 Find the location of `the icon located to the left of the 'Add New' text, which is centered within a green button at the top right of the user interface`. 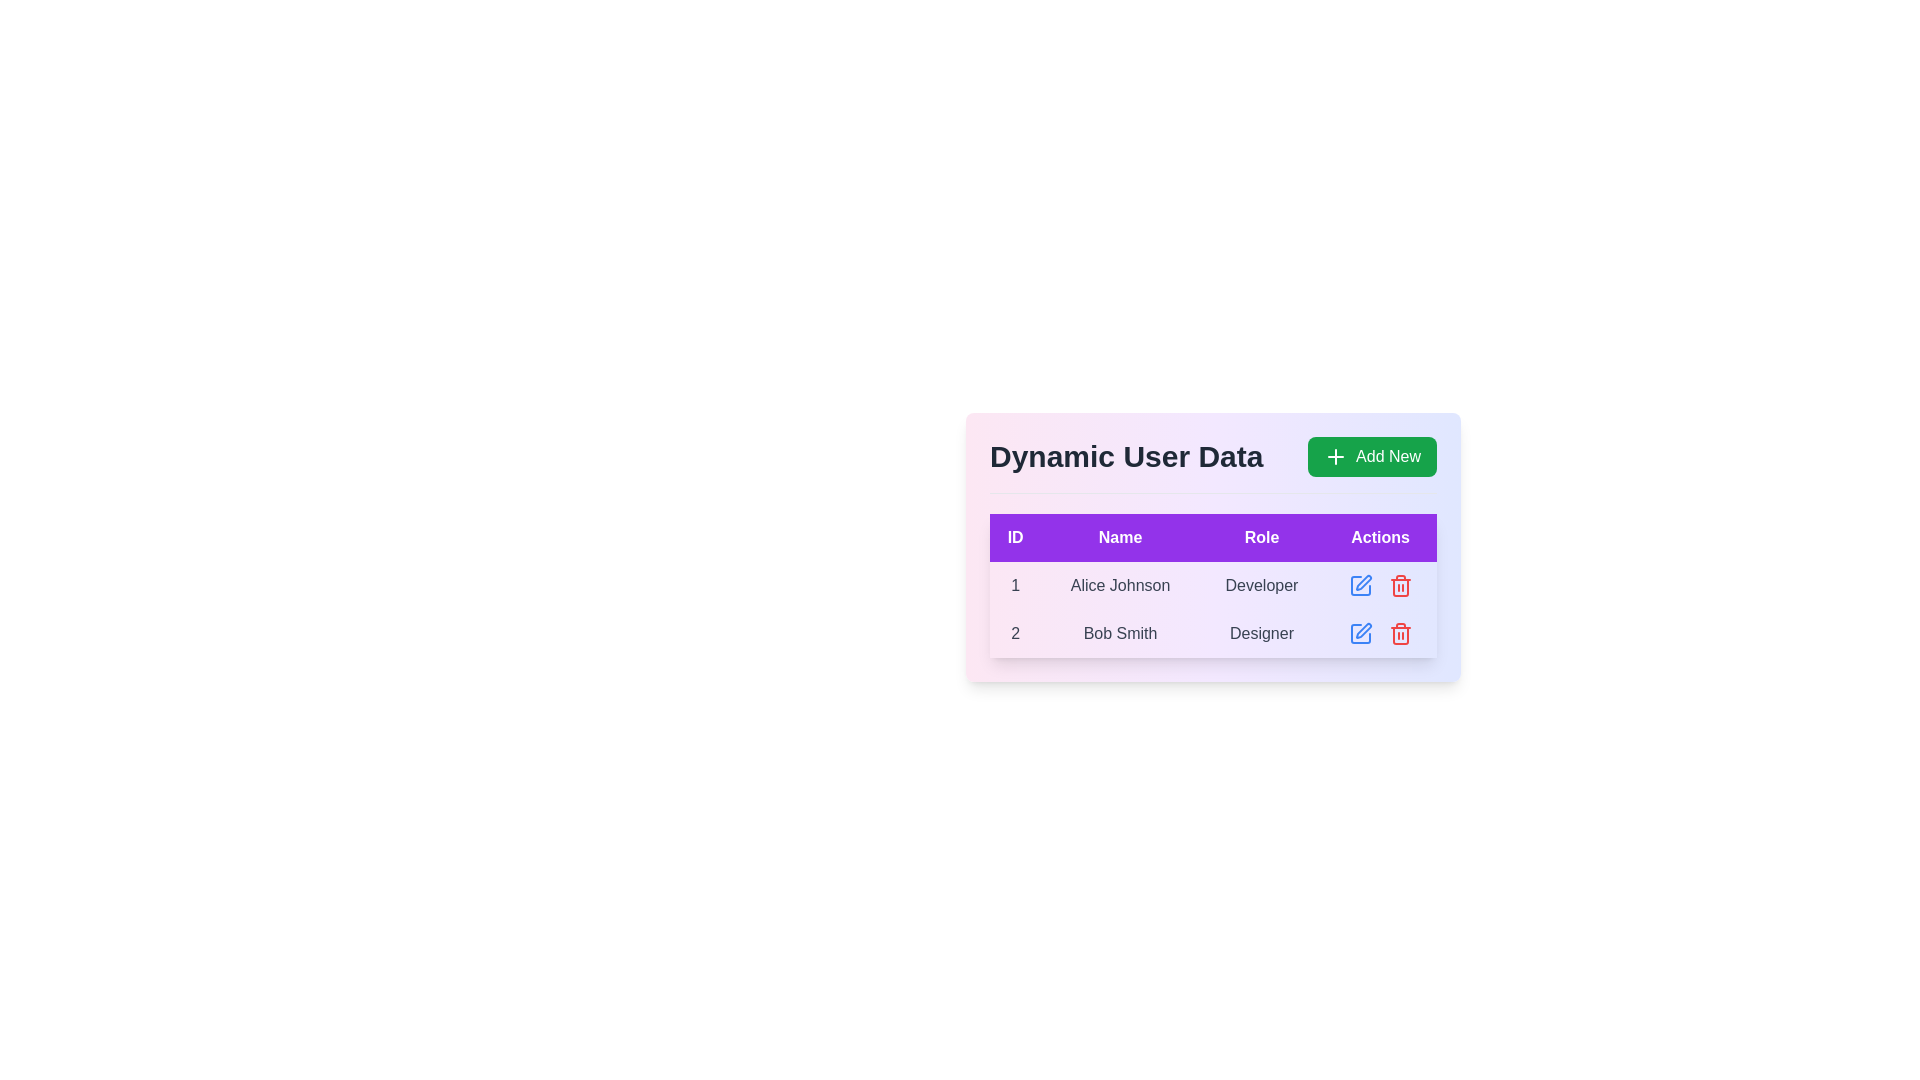

the icon located to the left of the 'Add New' text, which is centered within a green button at the top right of the user interface is located at coordinates (1336, 456).